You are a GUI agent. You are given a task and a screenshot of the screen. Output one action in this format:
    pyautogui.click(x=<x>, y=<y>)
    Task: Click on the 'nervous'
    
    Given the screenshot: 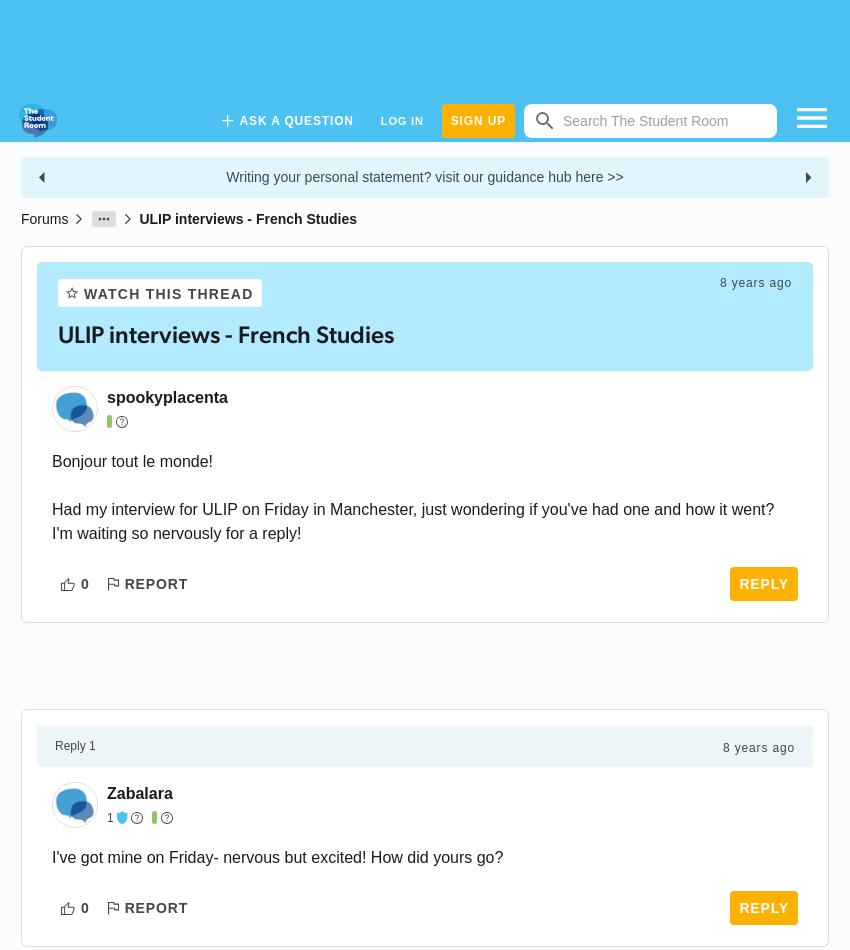 What is the action you would take?
    pyautogui.click(x=251, y=856)
    